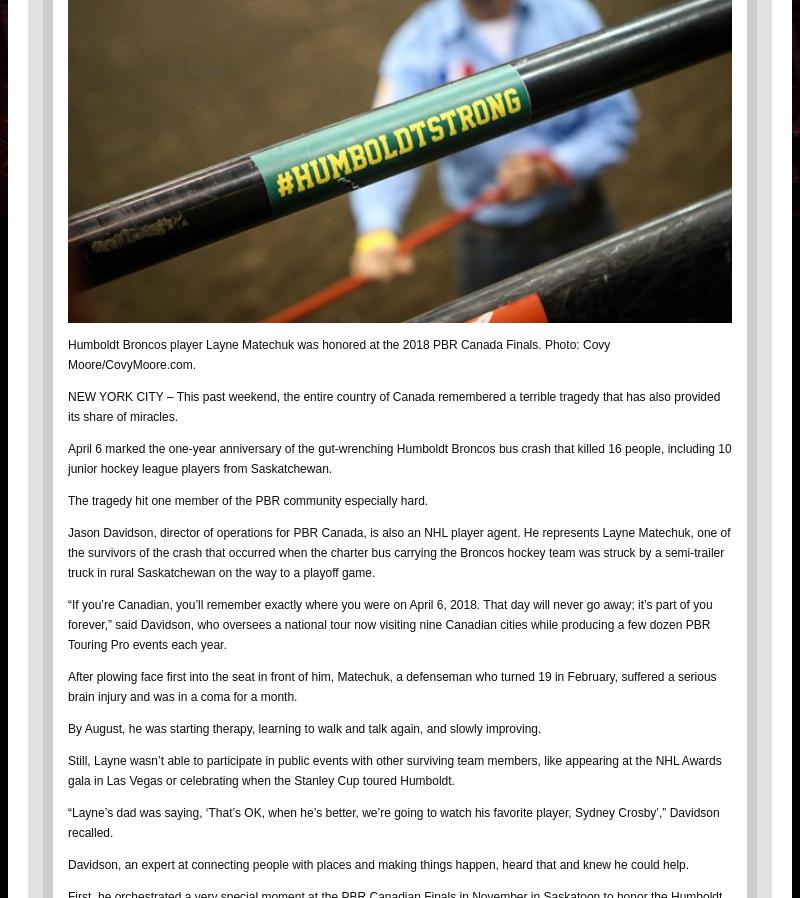 The image size is (800, 898). What do you see at coordinates (68, 551) in the screenshot?
I see `'Jason Davidson, director of operations for PBR Canada, is also an NHL player agent. He represents Layne Matechuk, one of the survivors of the crash that occurred when the charter bus carrying the Broncos hockey team was struck by a semi-trailer truck in rural Saskatchewan on the way to a playoff game.'` at bounding box center [68, 551].